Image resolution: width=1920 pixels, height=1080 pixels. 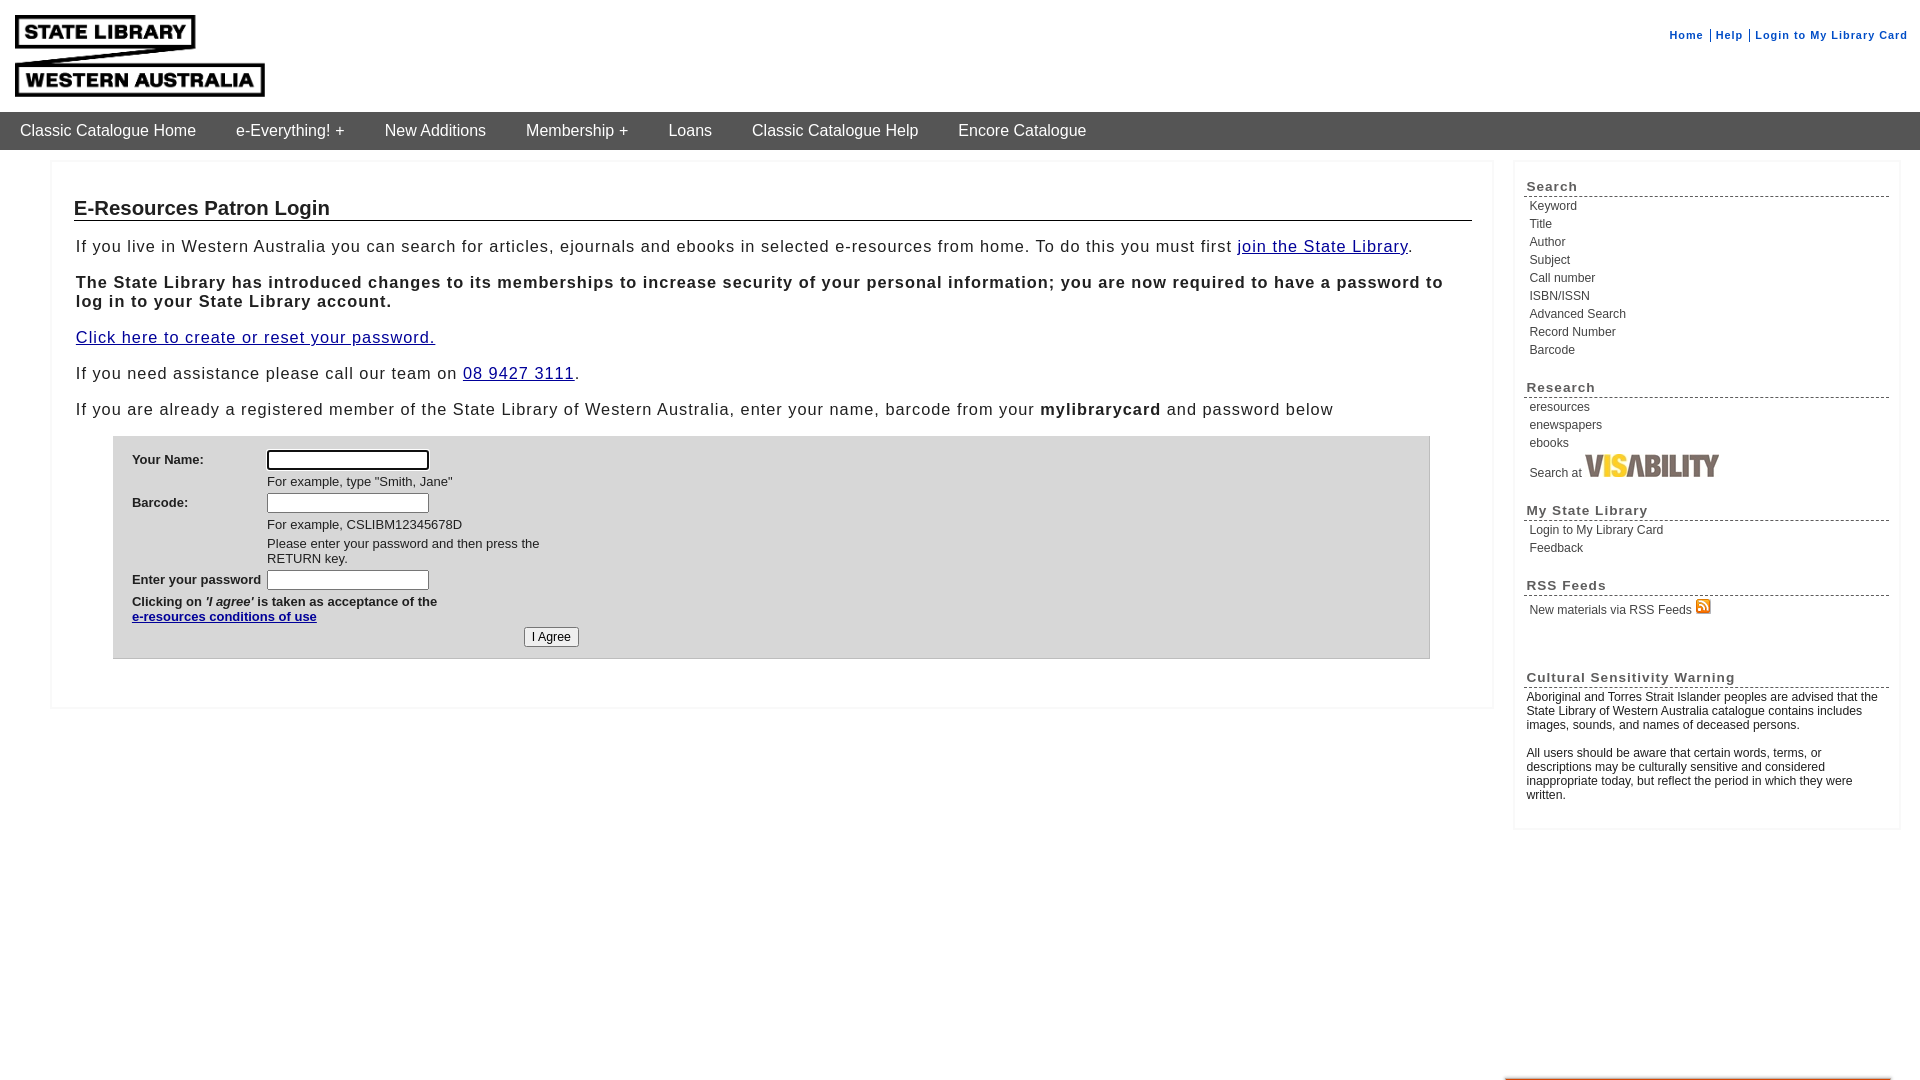 I want to click on 'Loans', so click(x=690, y=131).